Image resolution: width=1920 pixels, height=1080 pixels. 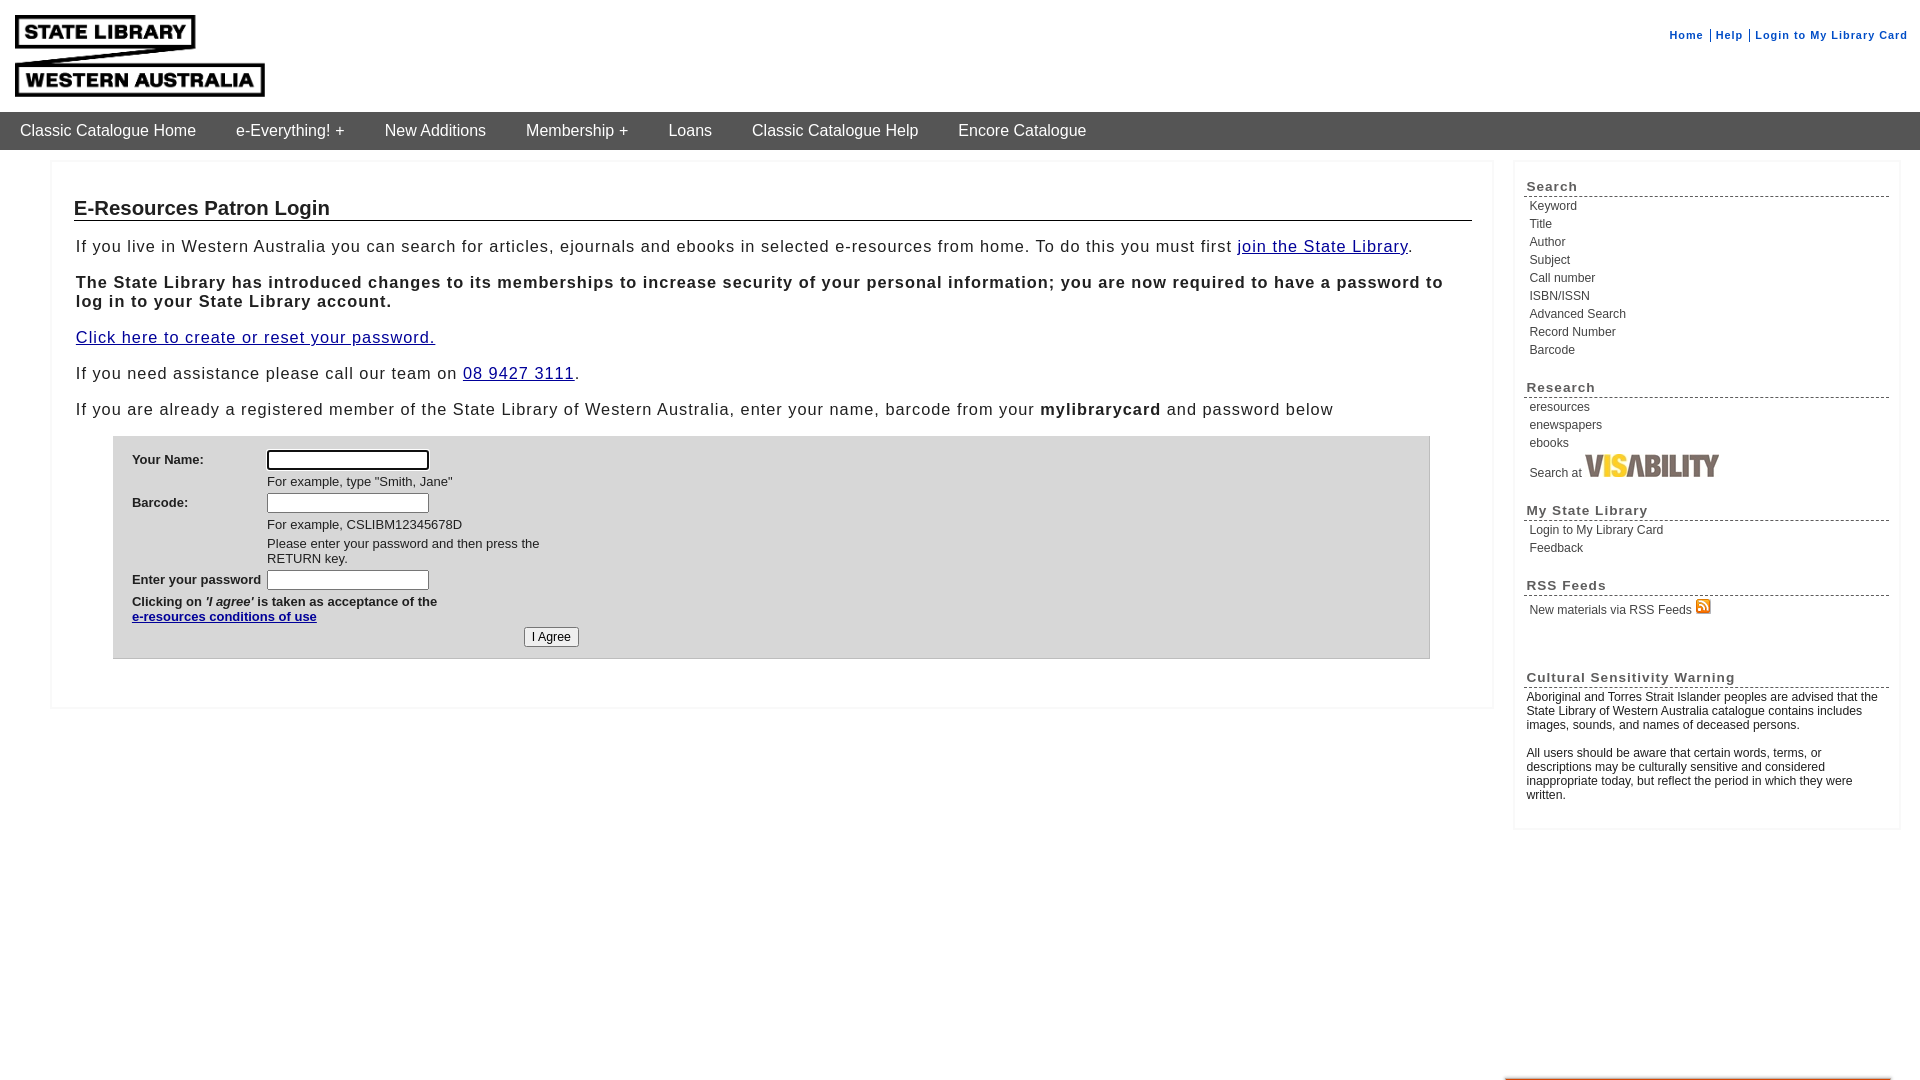 I want to click on 'Loans', so click(x=690, y=131).